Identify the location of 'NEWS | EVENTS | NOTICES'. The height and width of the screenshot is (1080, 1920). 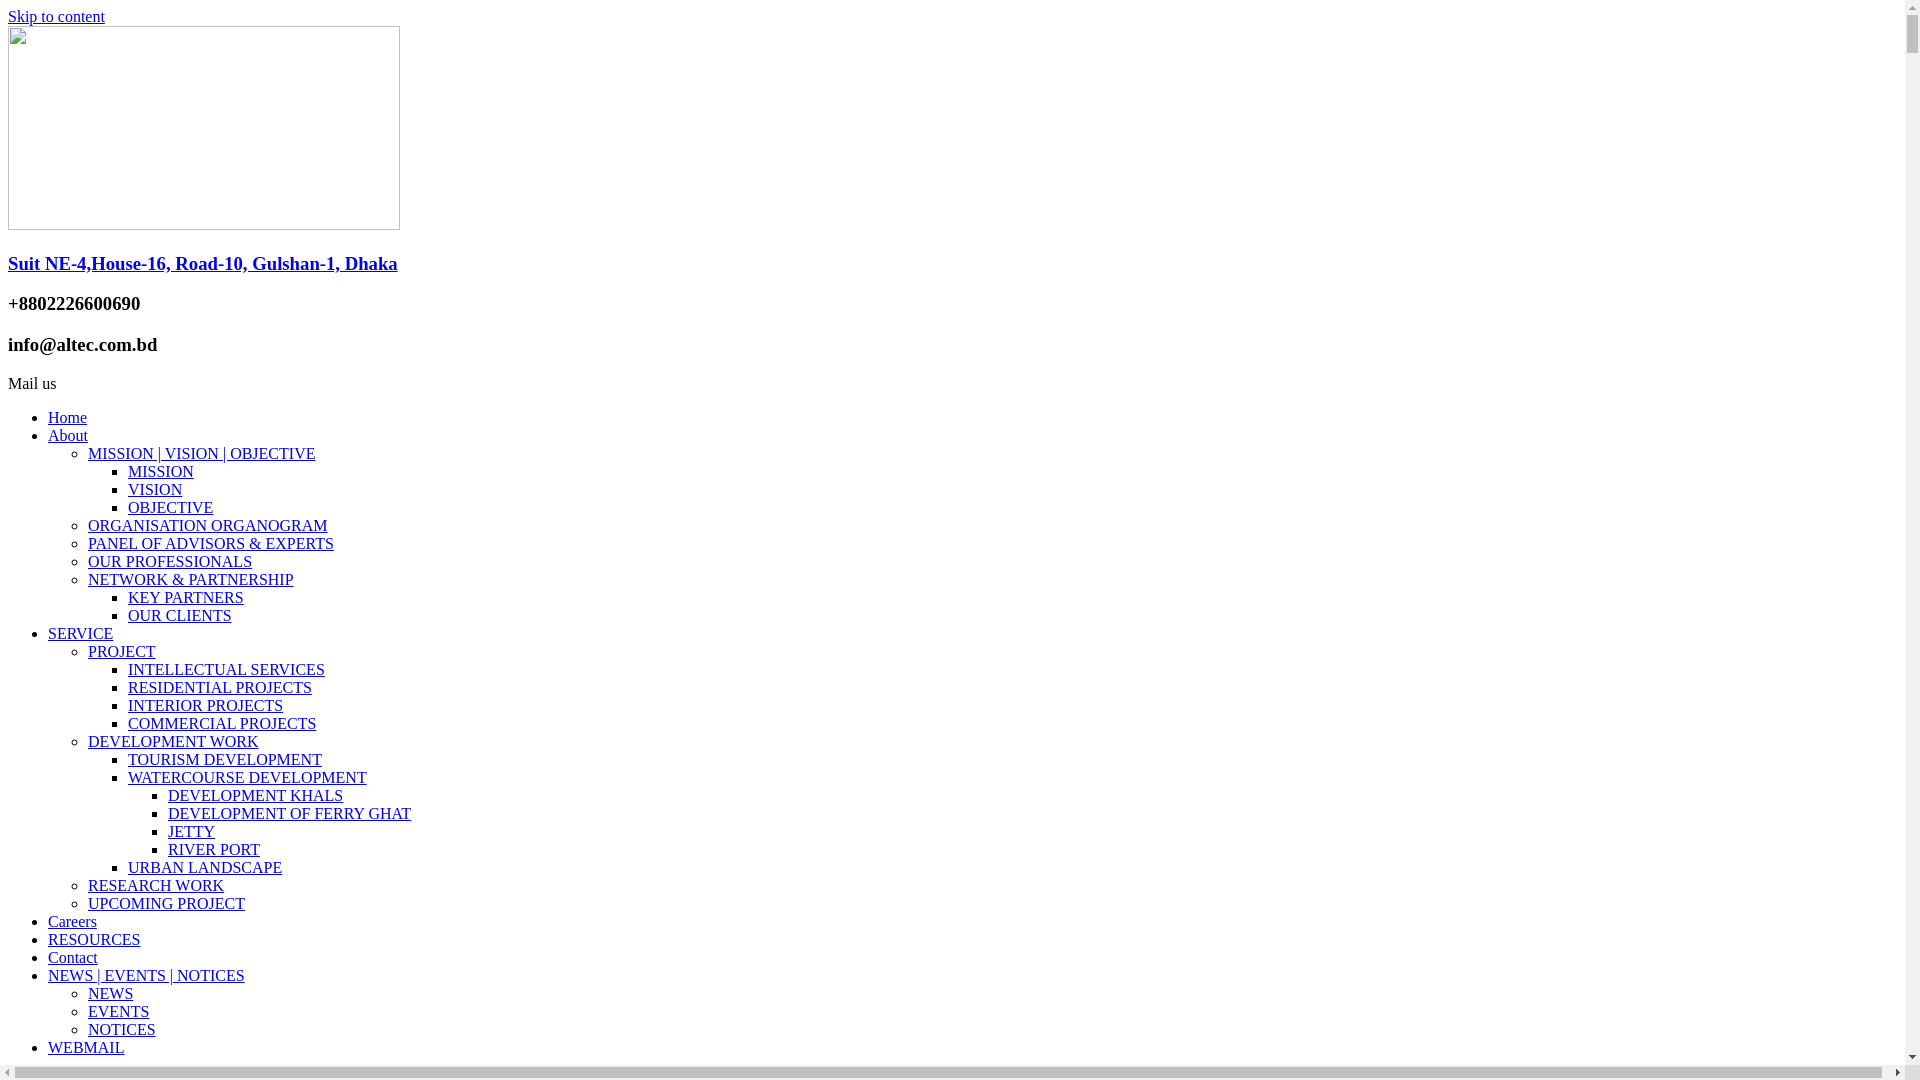
(145, 974).